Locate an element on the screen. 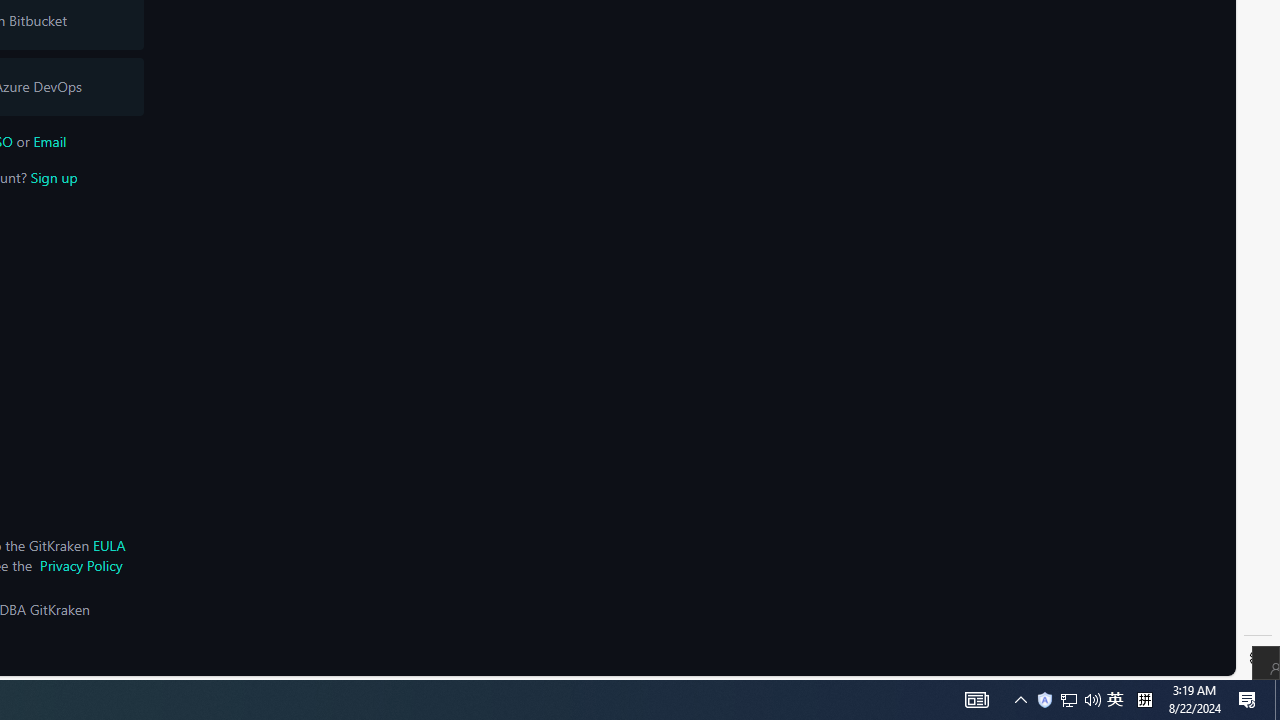  'Privacy Policy' is located at coordinates (80, 565).